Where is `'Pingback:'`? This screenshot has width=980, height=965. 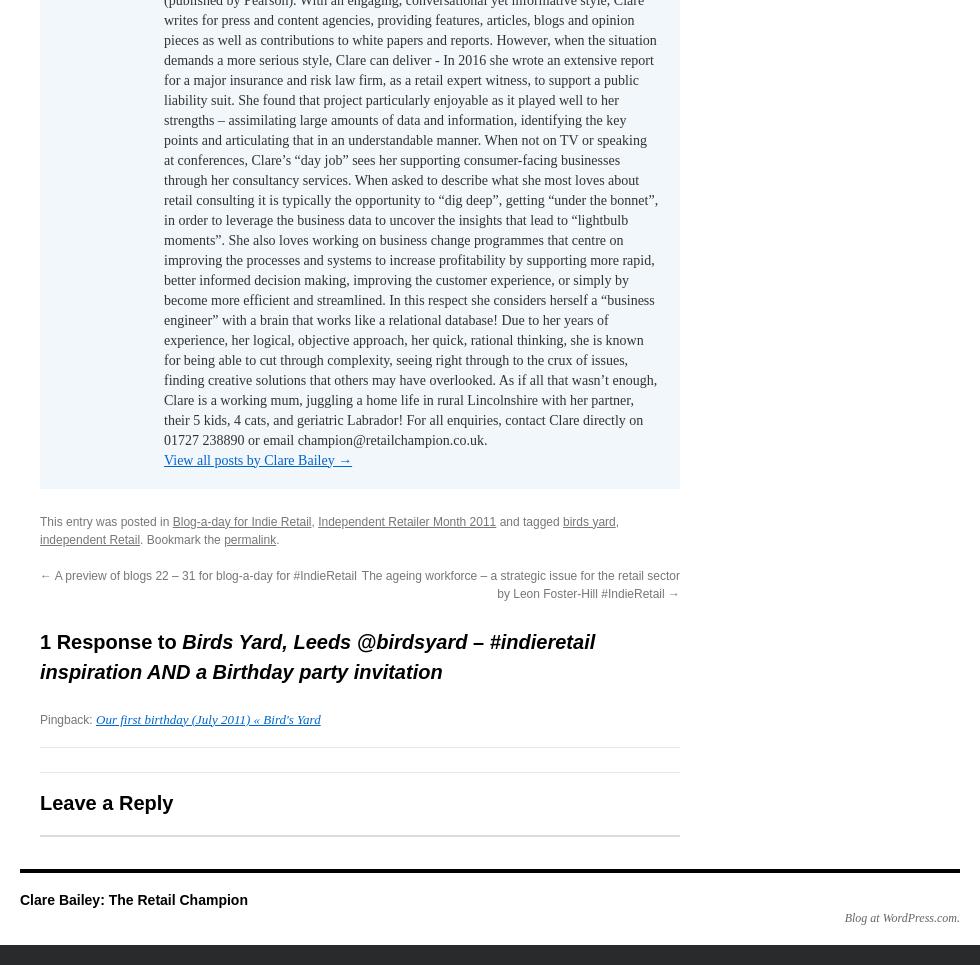
'Pingback:' is located at coordinates (39, 719).